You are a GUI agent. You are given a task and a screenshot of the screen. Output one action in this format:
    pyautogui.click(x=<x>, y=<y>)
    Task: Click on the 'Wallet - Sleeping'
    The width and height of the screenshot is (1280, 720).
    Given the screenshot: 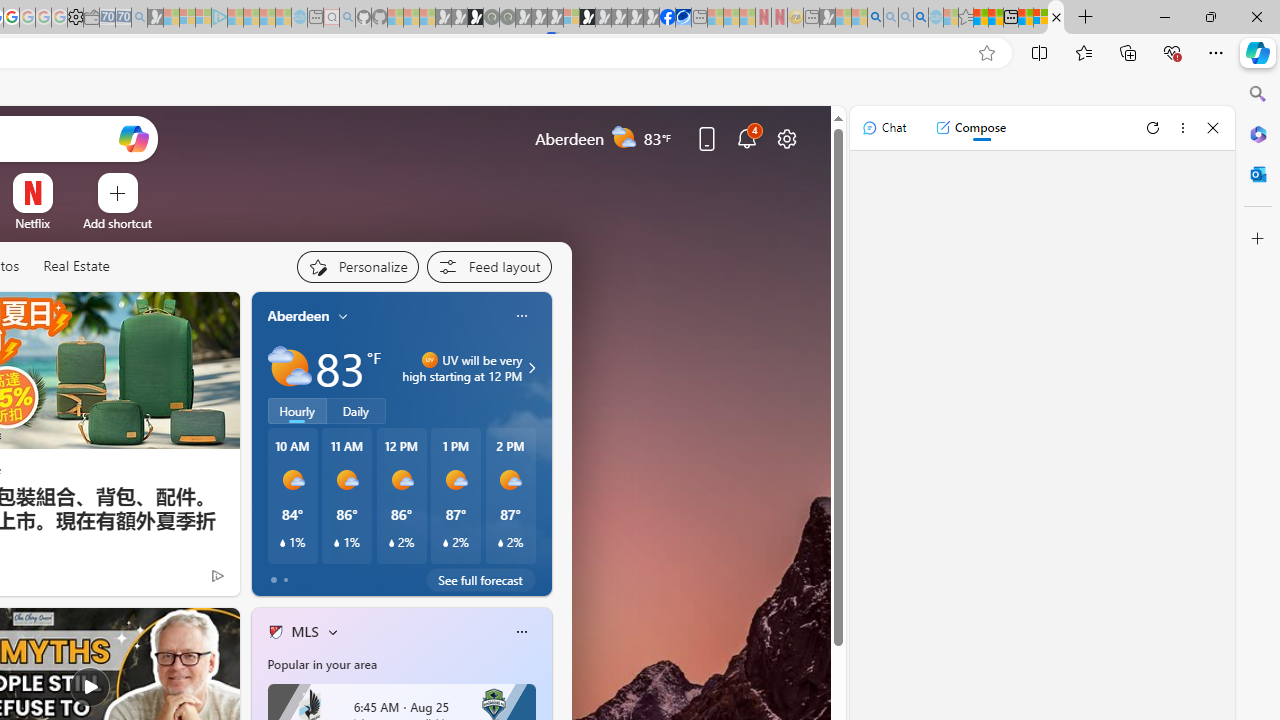 What is the action you would take?
    pyautogui.click(x=90, y=17)
    